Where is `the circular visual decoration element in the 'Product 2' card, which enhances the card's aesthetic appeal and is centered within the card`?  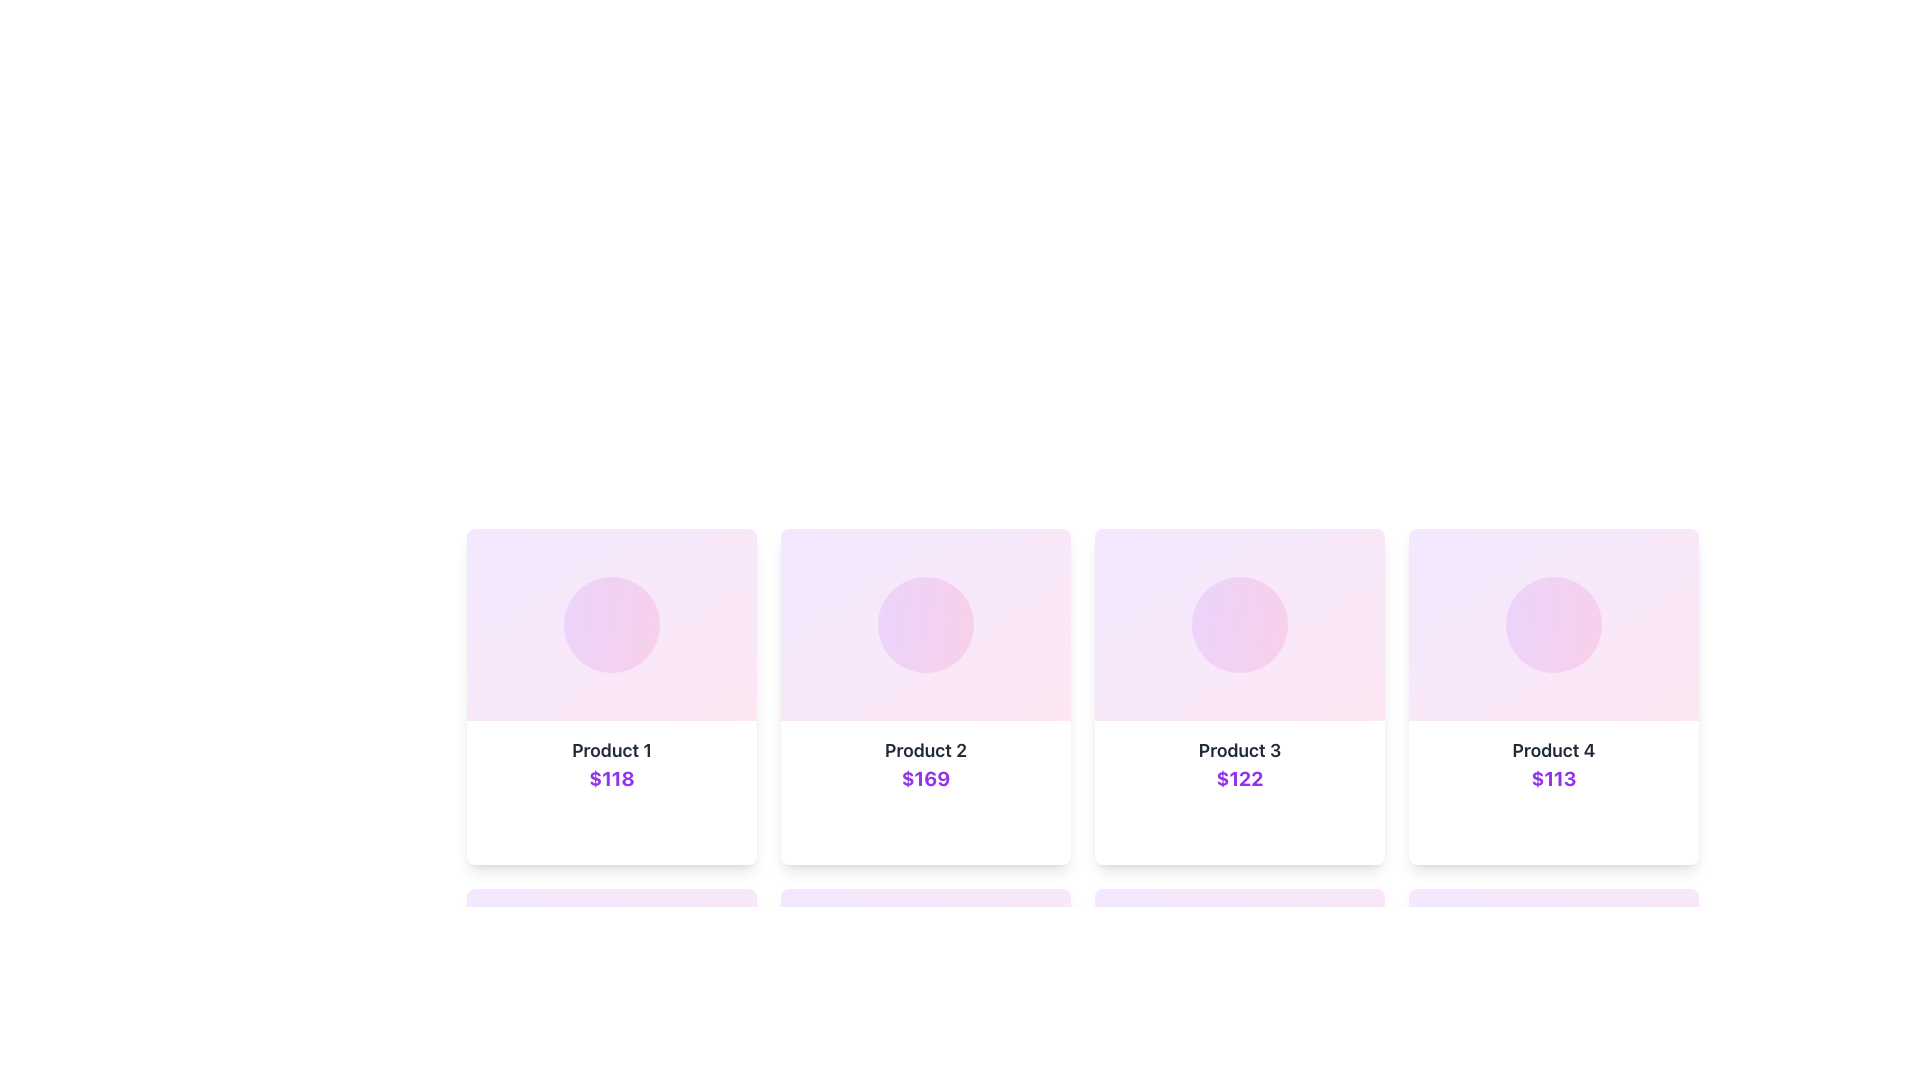
the circular visual decoration element in the 'Product 2' card, which enhances the card's aesthetic appeal and is centered within the card is located at coordinates (925, 623).